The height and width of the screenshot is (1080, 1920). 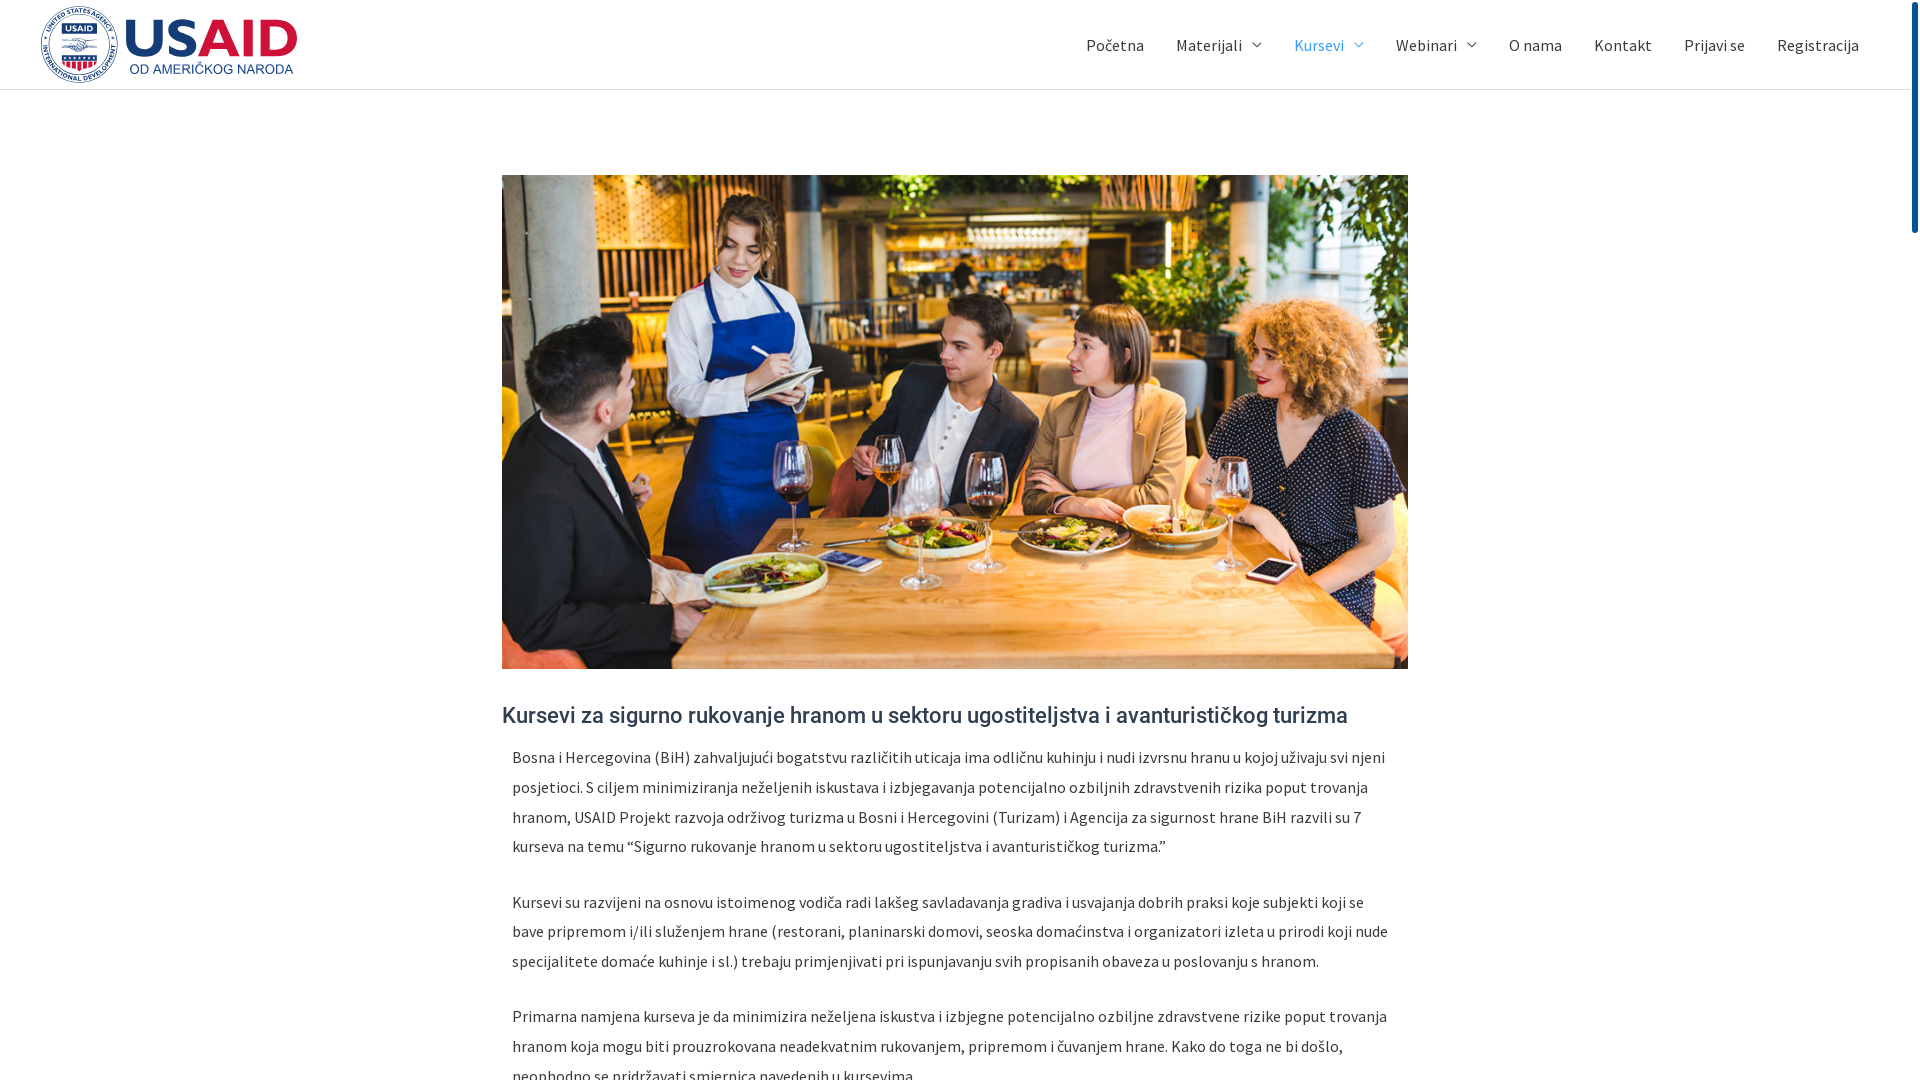 What do you see at coordinates (1713, 43) in the screenshot?
I see `'Prijavi se'` at bounding box center [1713, 43].